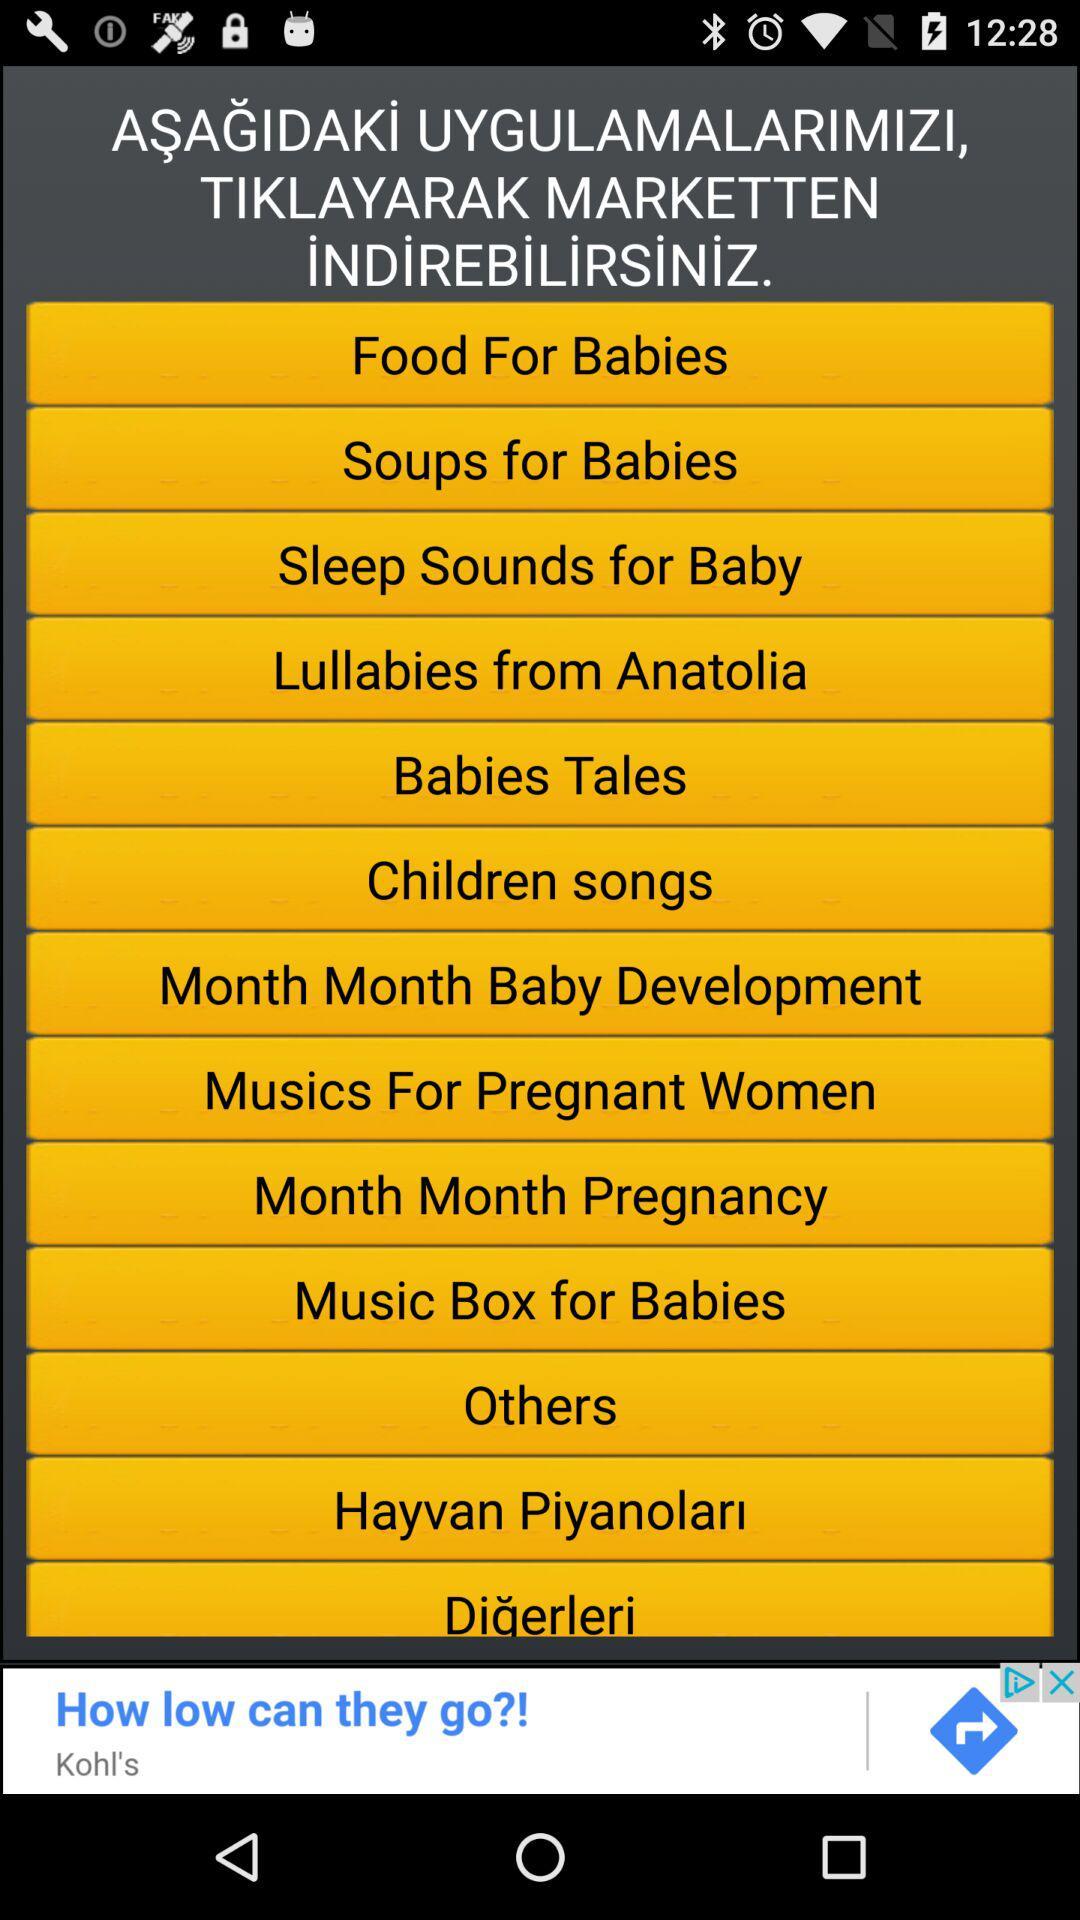 Image resolution: width=1080 pixels, height=1920 pixels. I want to click on opens the advertisement, so click(540, 1727).